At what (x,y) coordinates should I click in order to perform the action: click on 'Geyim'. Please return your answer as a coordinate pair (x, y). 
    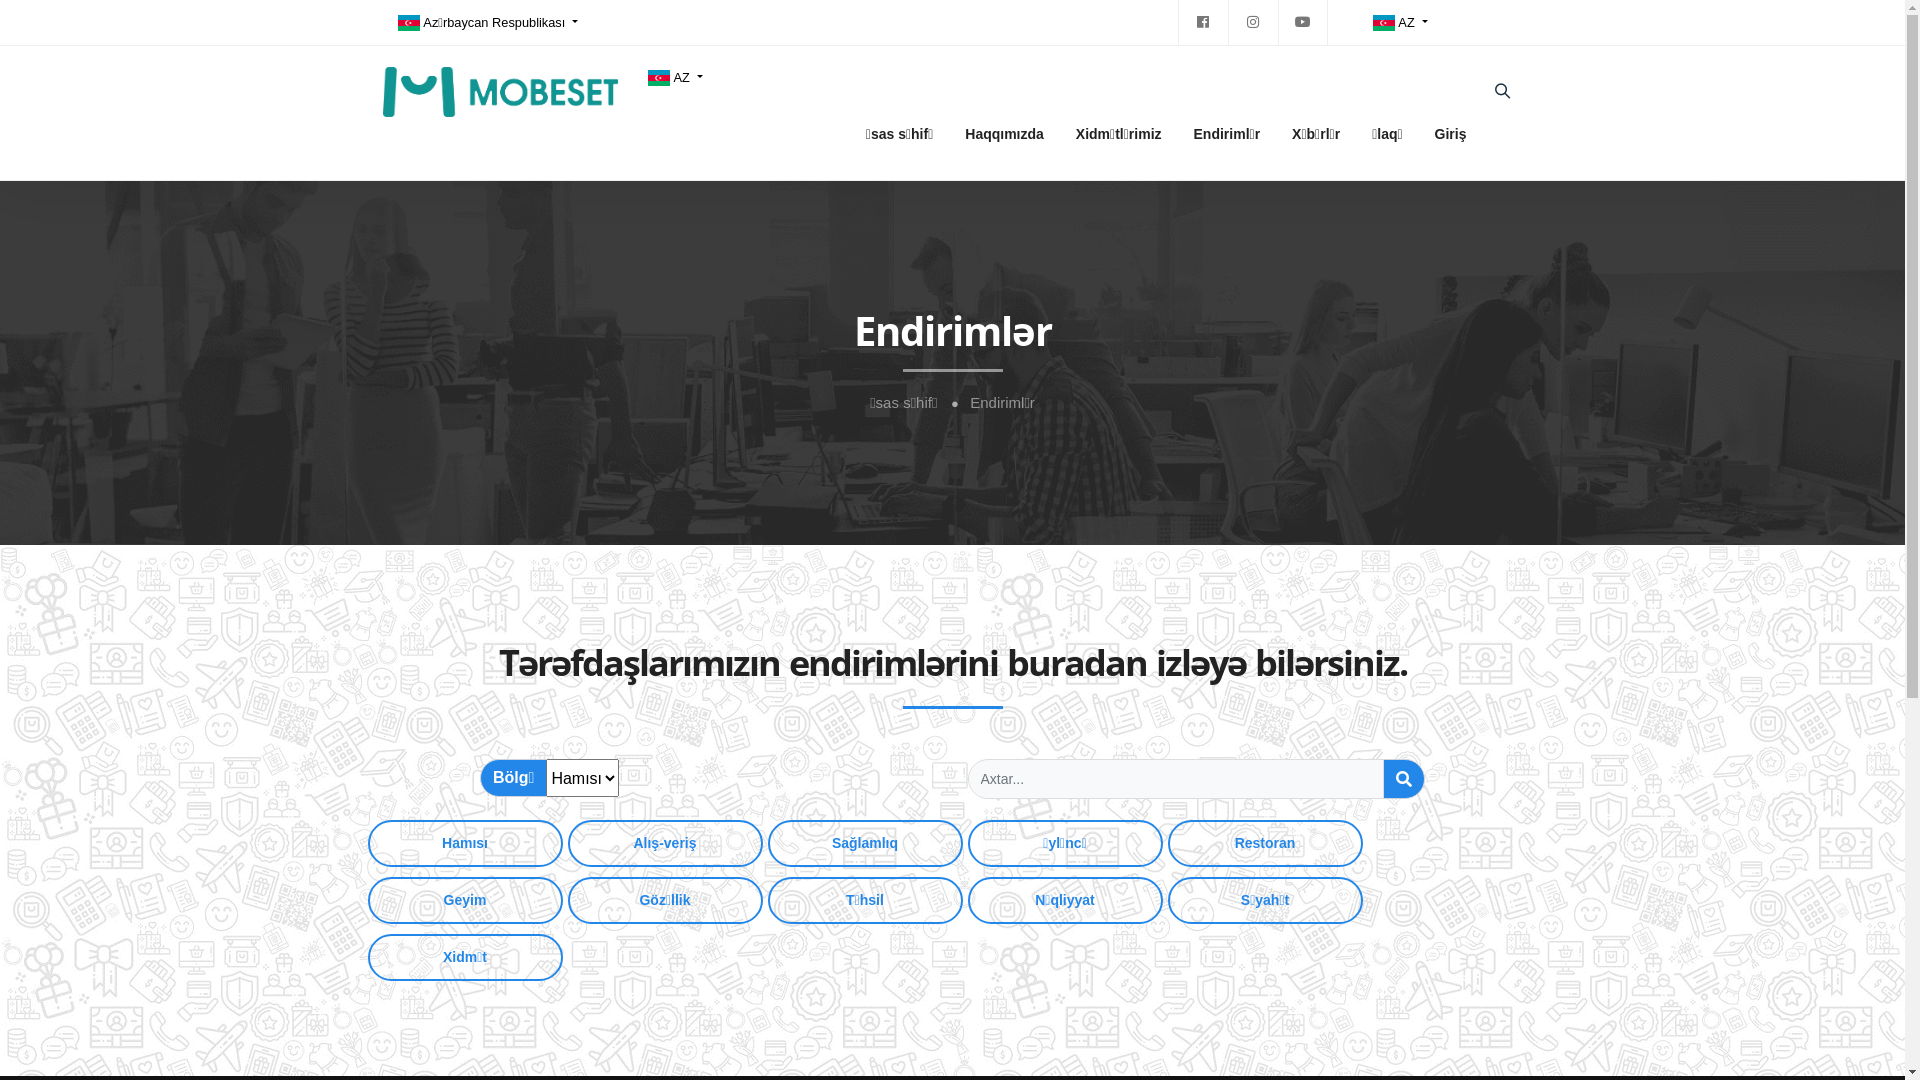
    Looking at the image, I should click on (368, 900).